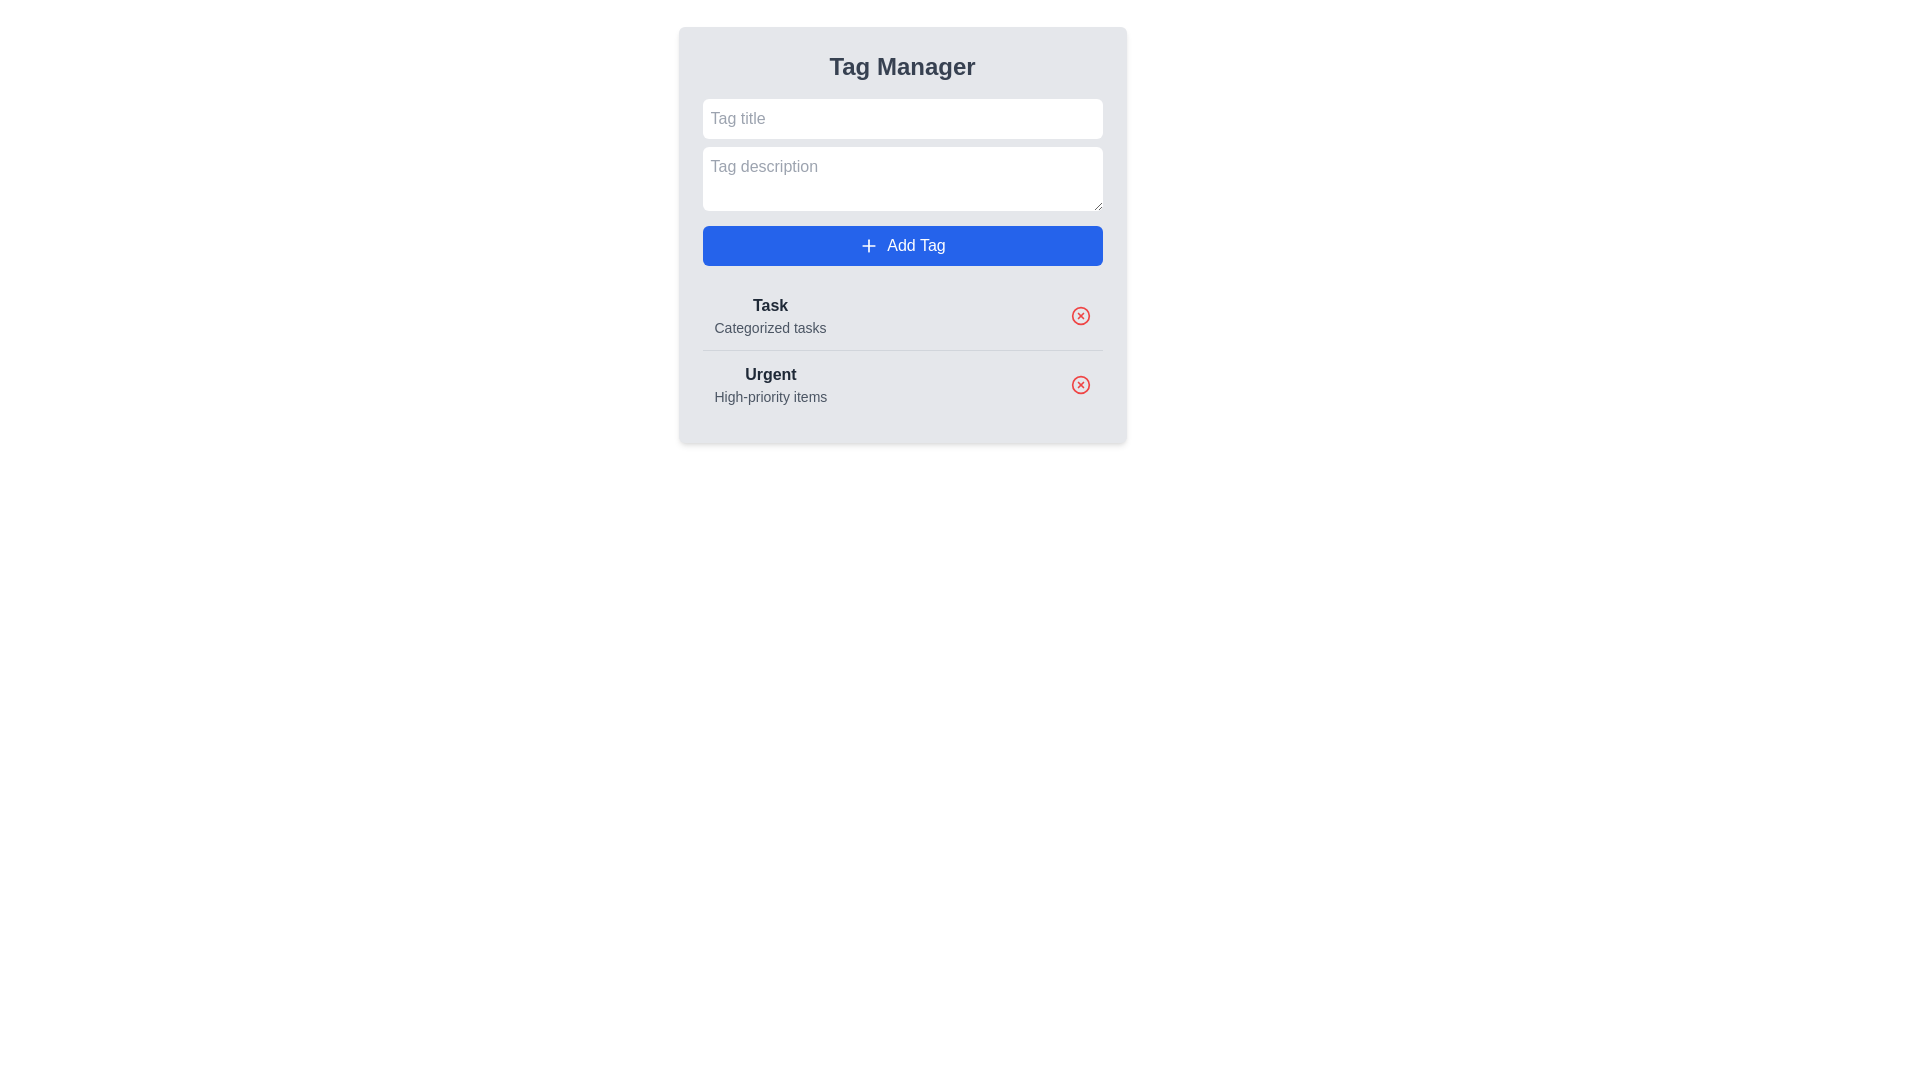  Describe the element at coordinates (901, 245) in the screenshot. I see `the blue 'Add Tag' button located beneath the 'Tag title' and 'Tag description' input fields` at that location.